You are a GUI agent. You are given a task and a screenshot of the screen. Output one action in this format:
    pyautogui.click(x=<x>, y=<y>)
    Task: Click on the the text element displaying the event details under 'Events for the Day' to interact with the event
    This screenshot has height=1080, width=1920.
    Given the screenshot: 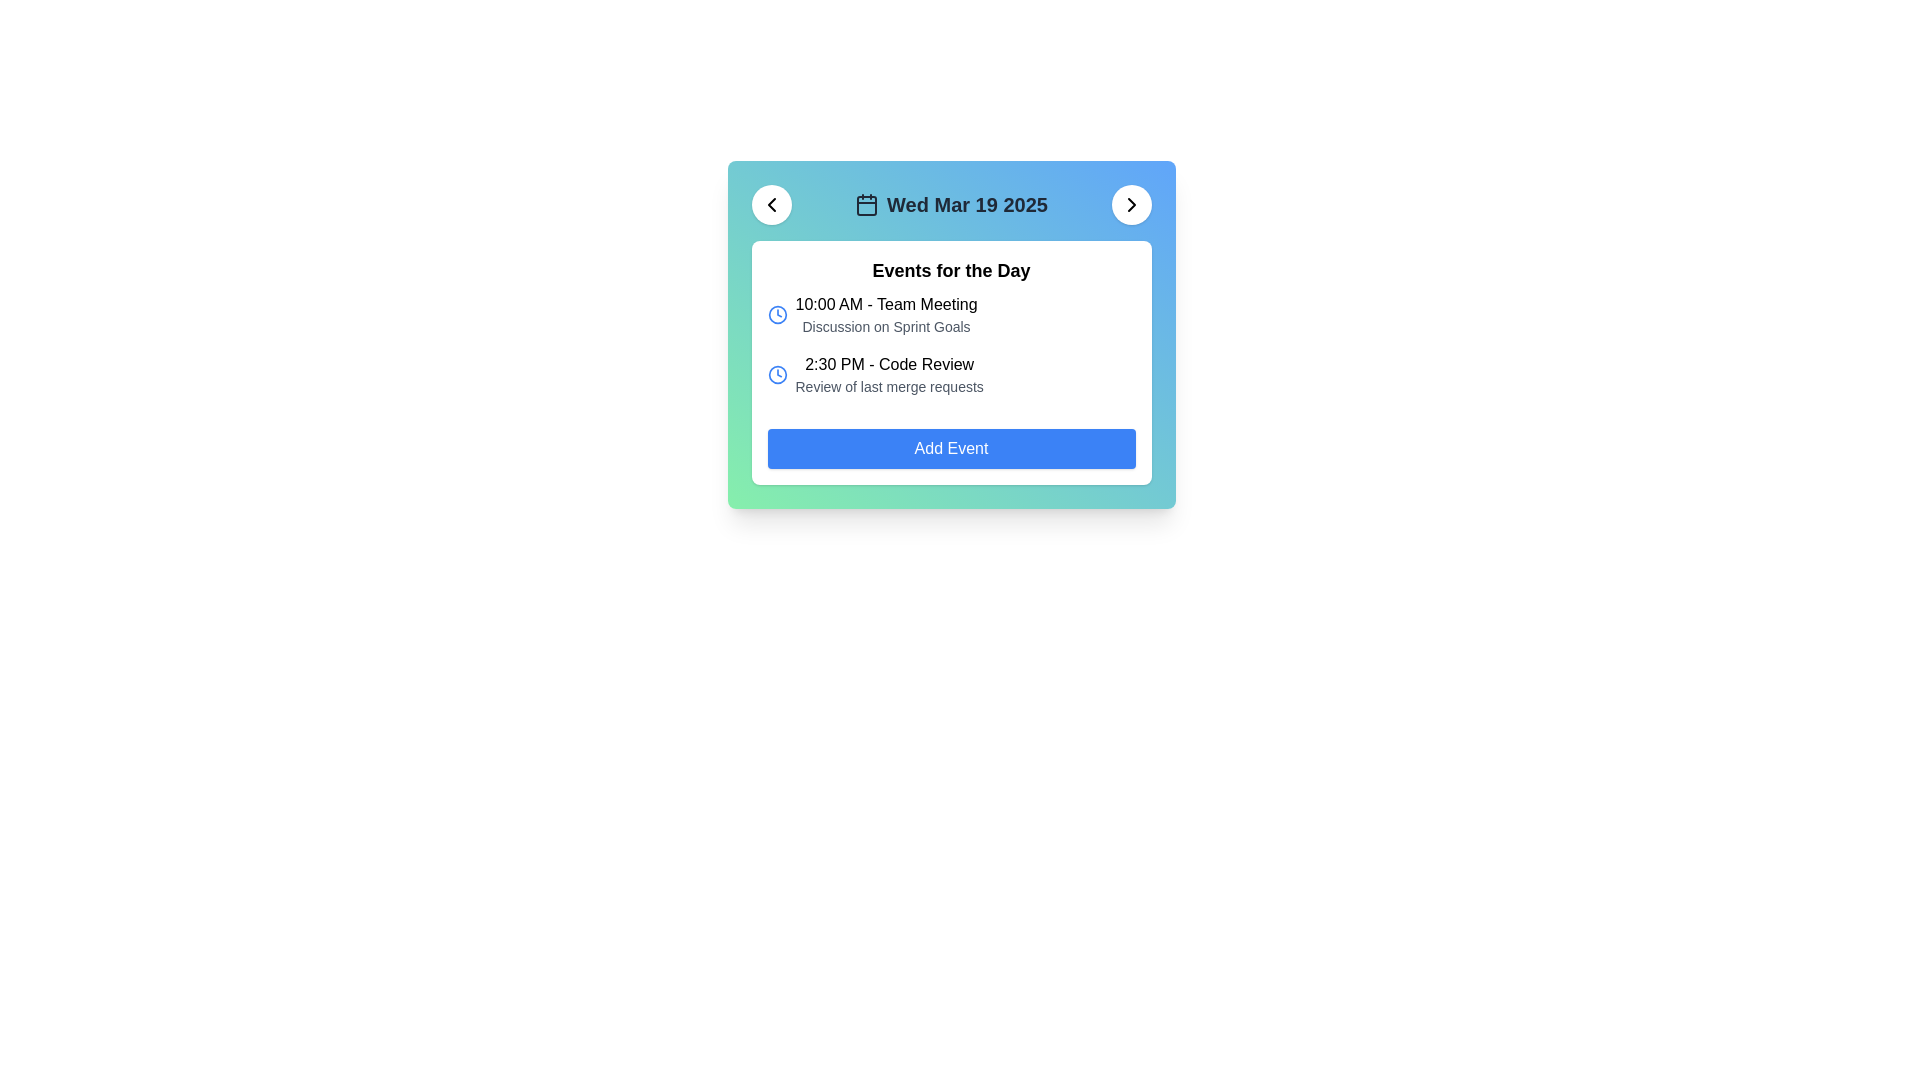 What is the action you would take?
    pyautogui.click(x=885, y=315)
    